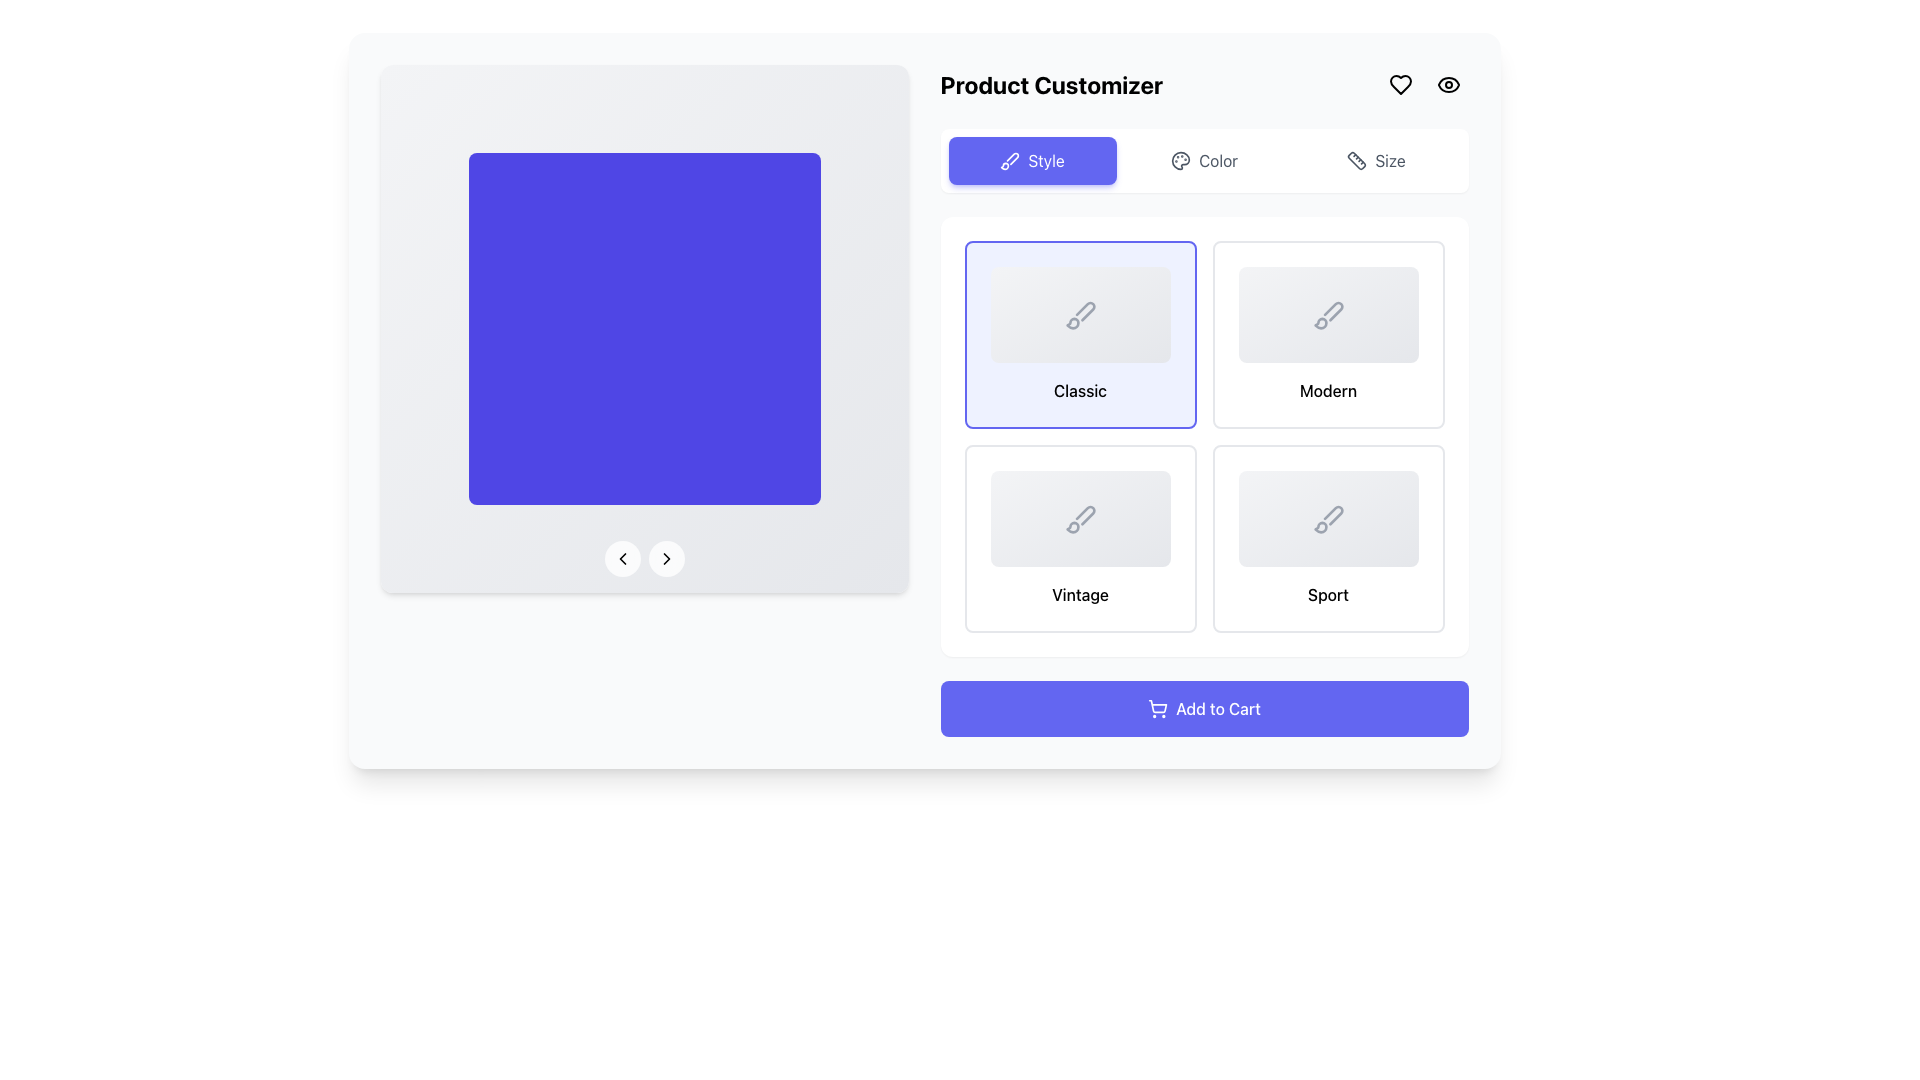  Describe the element at coordinates (1328, 518) in the screenshot. I see `the minimalistic brush icon with a gray outline located in the fourth card of the 2x2 grid in the 'Style' section of the product customizer interface` at that location.